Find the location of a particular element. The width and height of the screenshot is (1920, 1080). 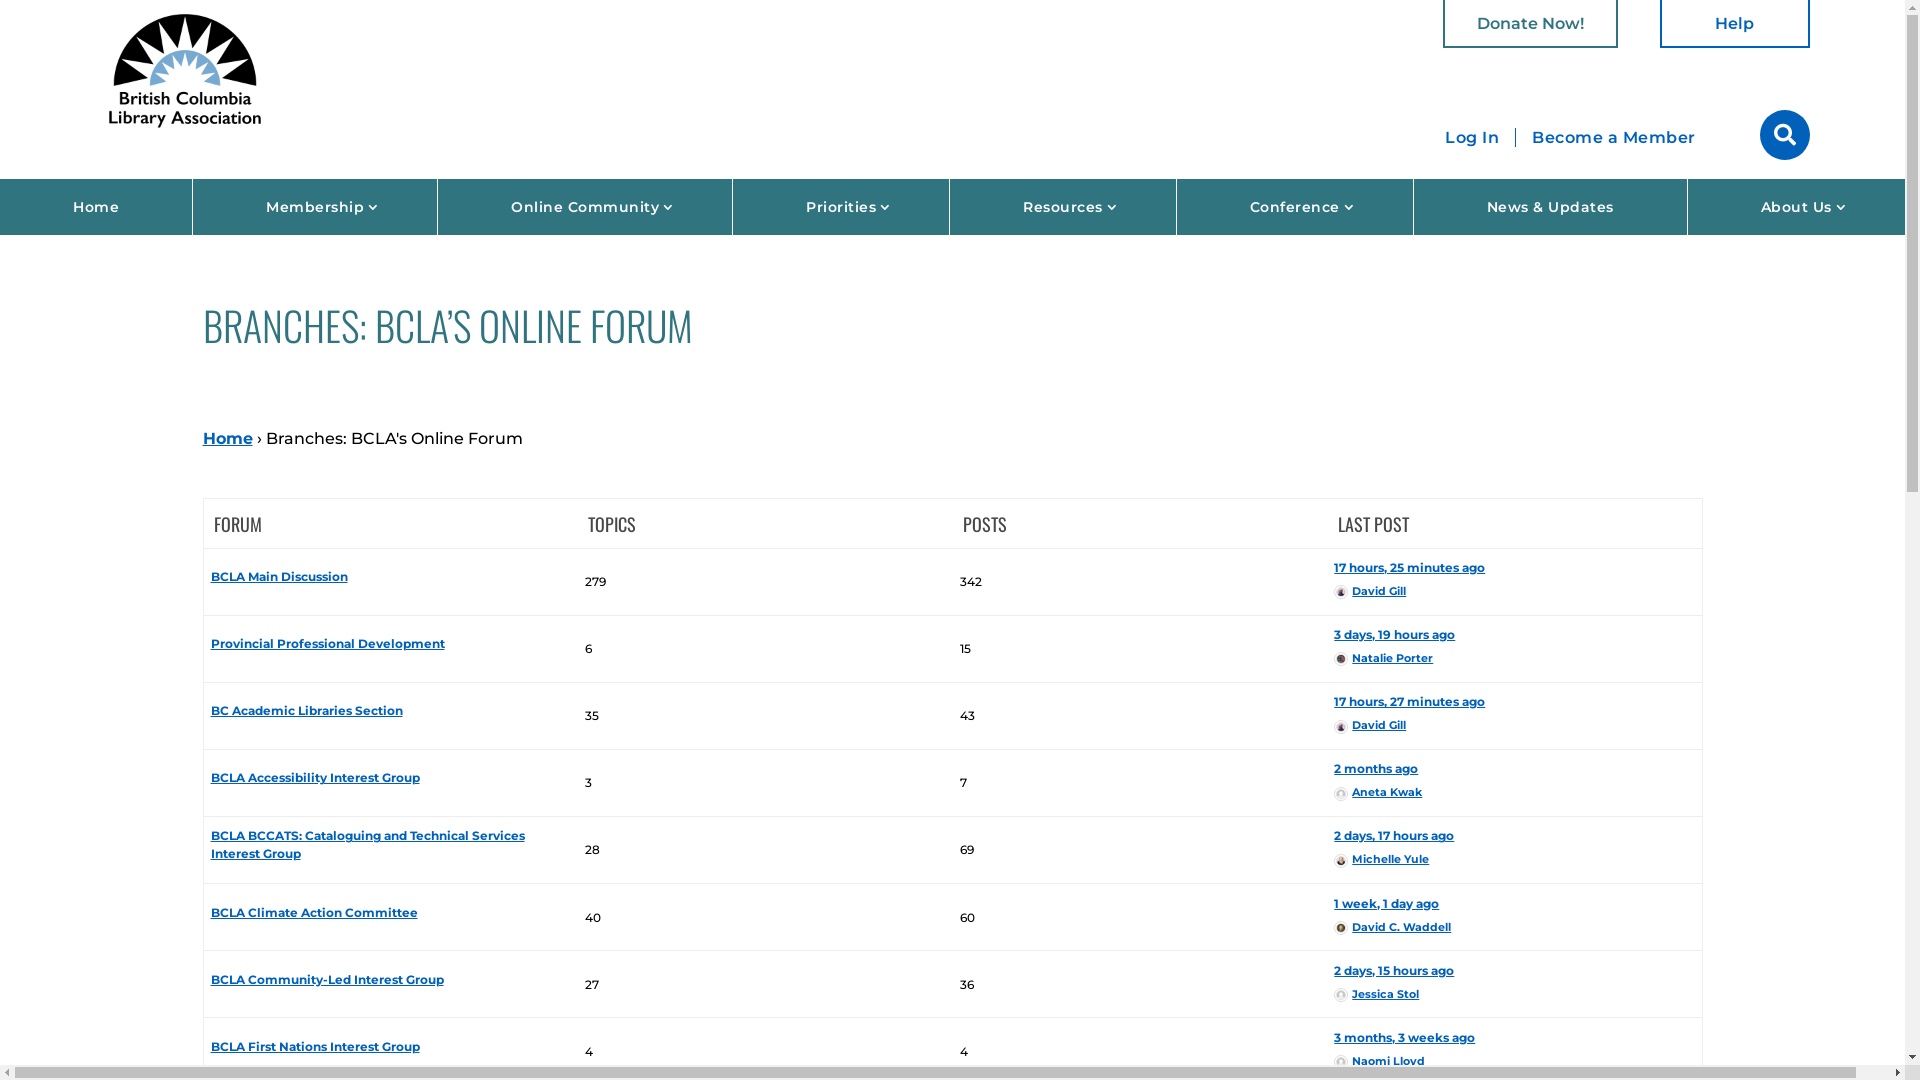

'Resources' is located at coordinates (1061, 207).